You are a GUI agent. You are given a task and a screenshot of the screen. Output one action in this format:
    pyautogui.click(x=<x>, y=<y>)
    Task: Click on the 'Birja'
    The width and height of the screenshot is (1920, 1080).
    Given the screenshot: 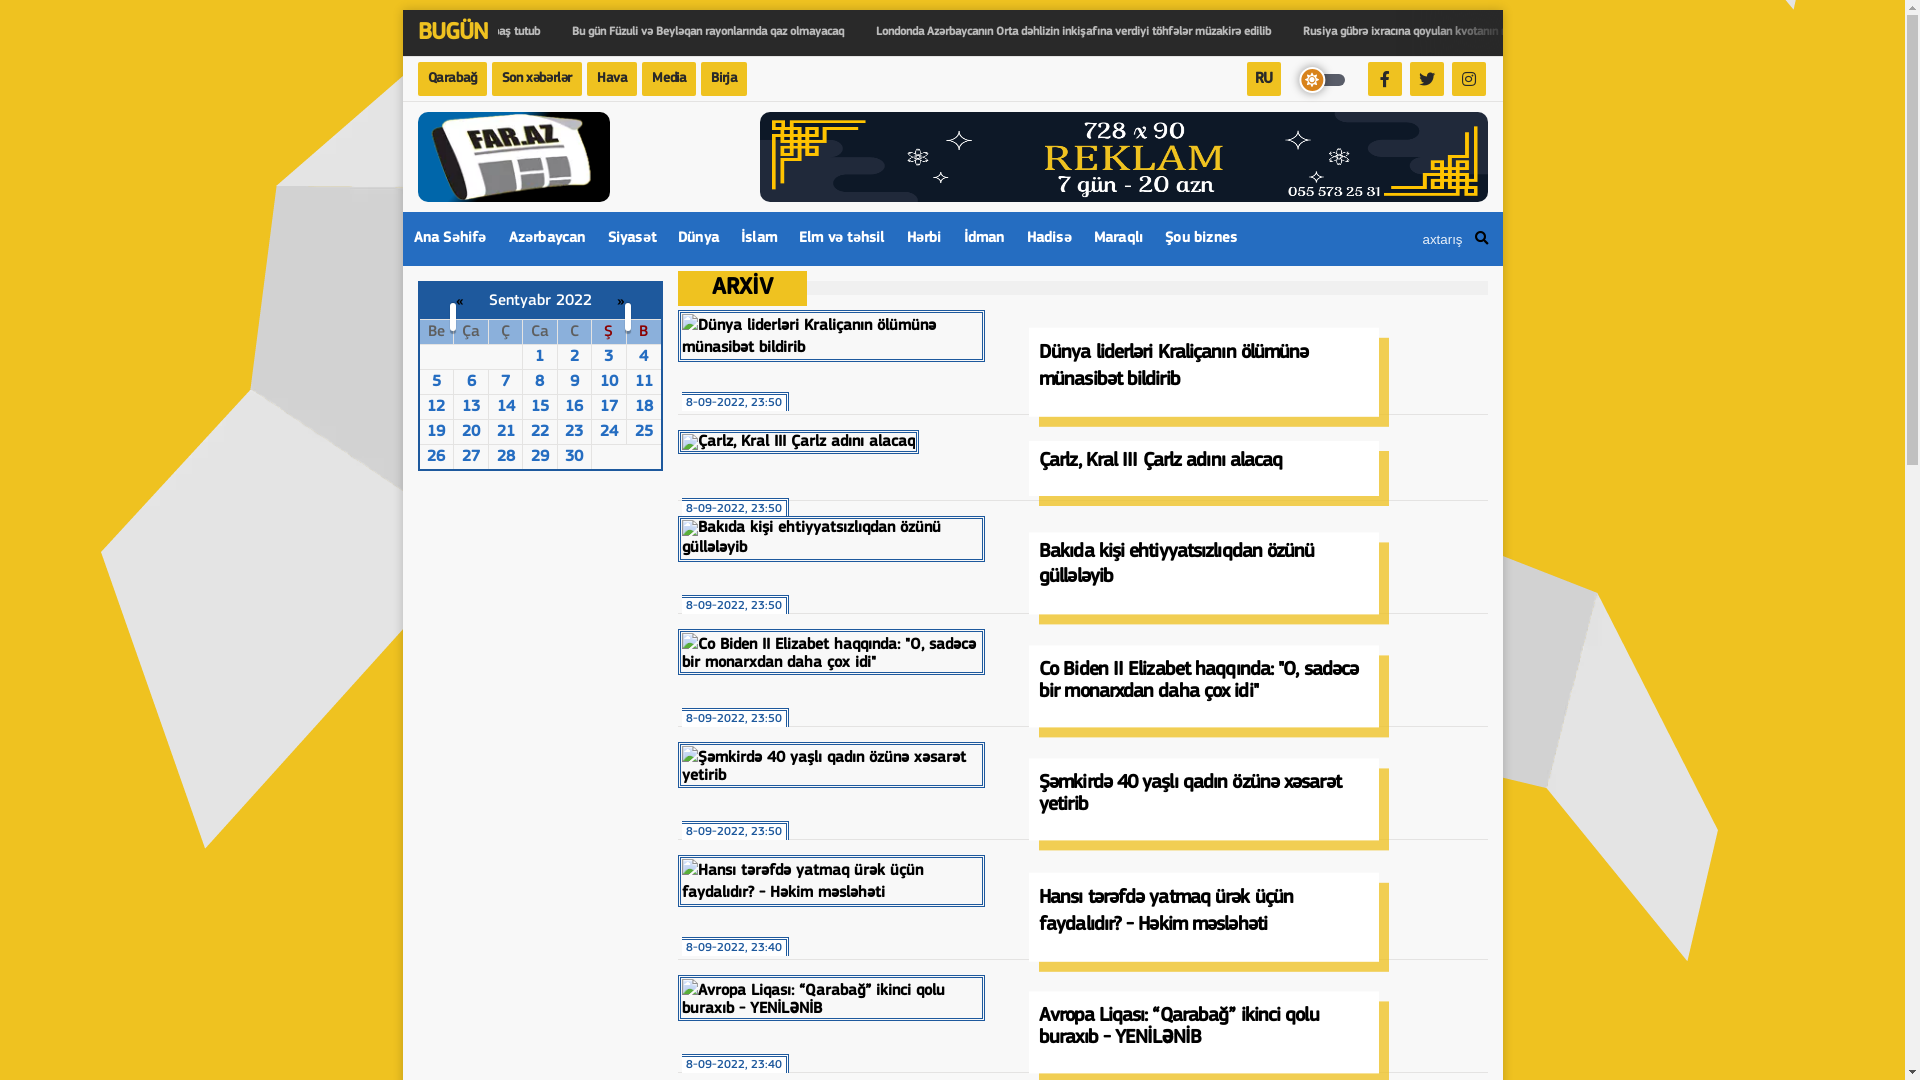 What is the action you would take?
    pyautogui.click(x=700, y=77)
    